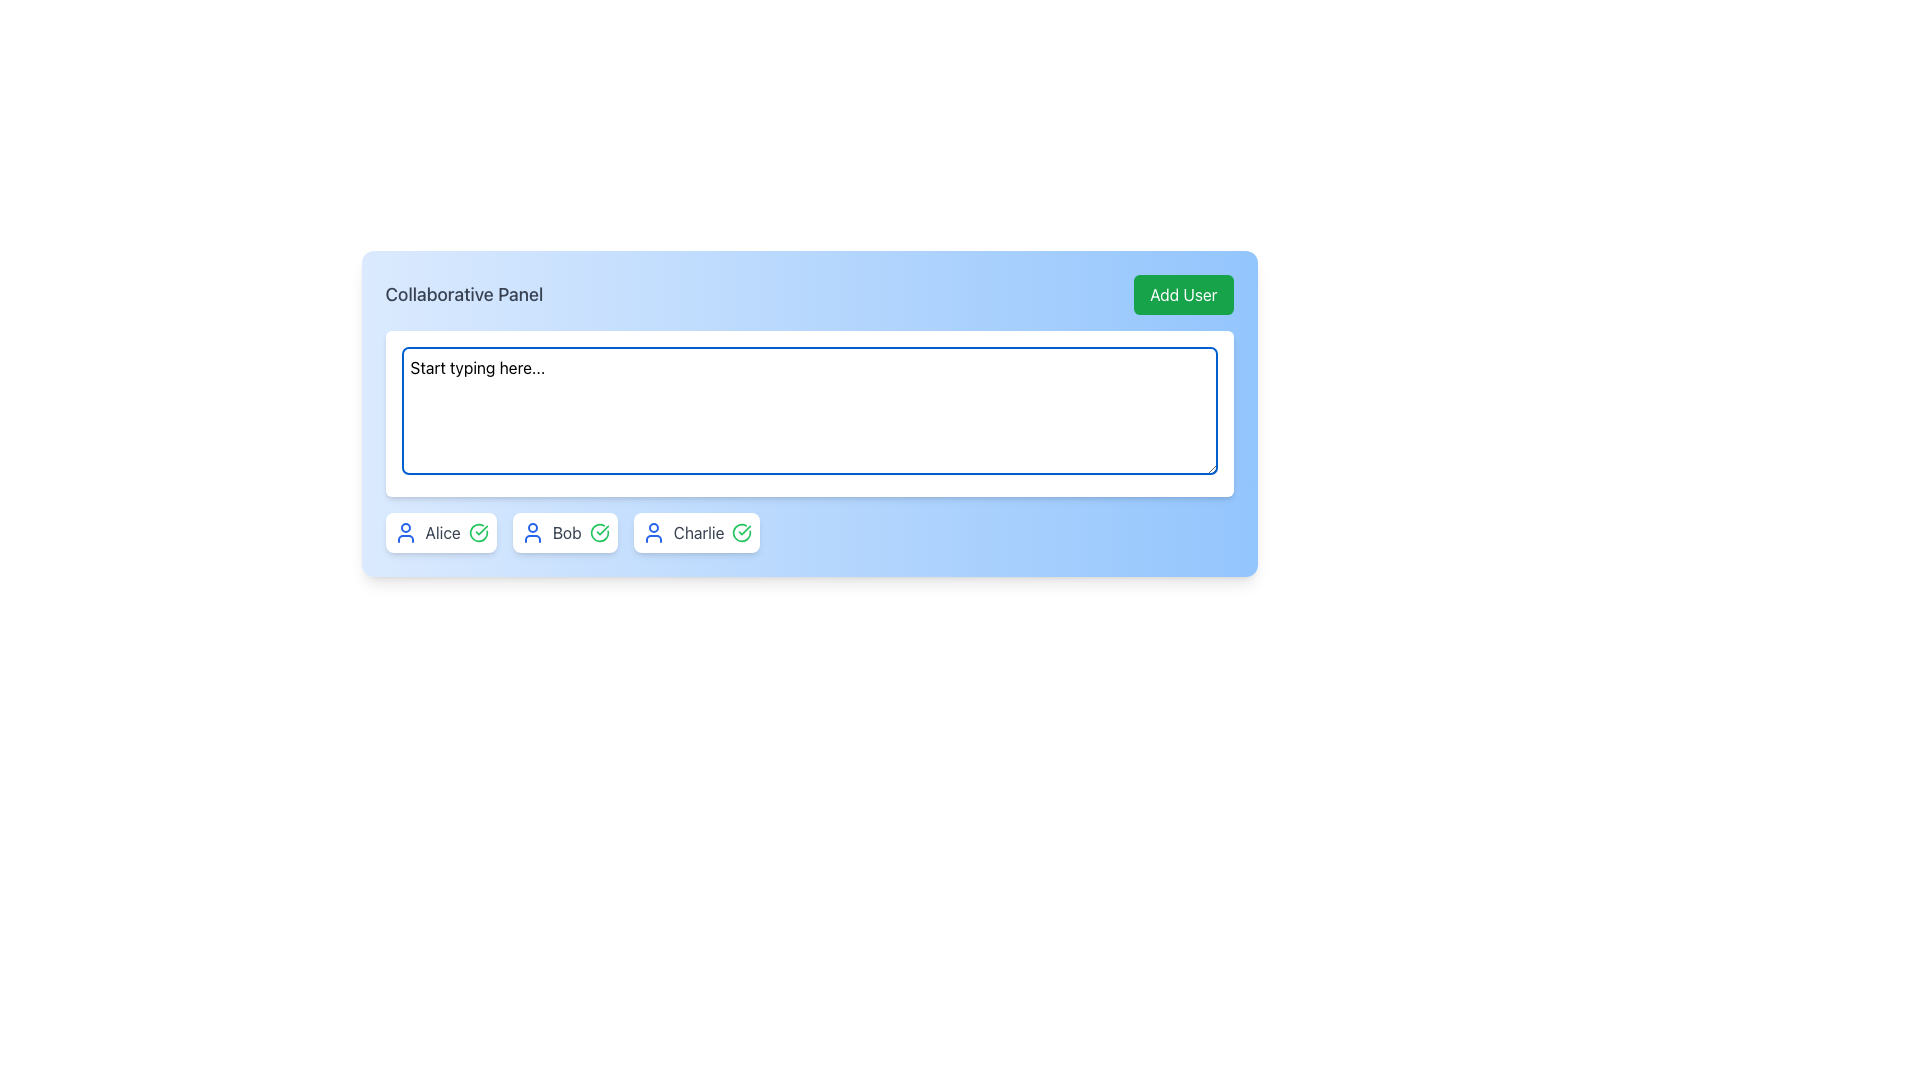  I want to click on the circular check mark icon with a green stroke located at the far right of Charlie's user badge, so click(741, 531).